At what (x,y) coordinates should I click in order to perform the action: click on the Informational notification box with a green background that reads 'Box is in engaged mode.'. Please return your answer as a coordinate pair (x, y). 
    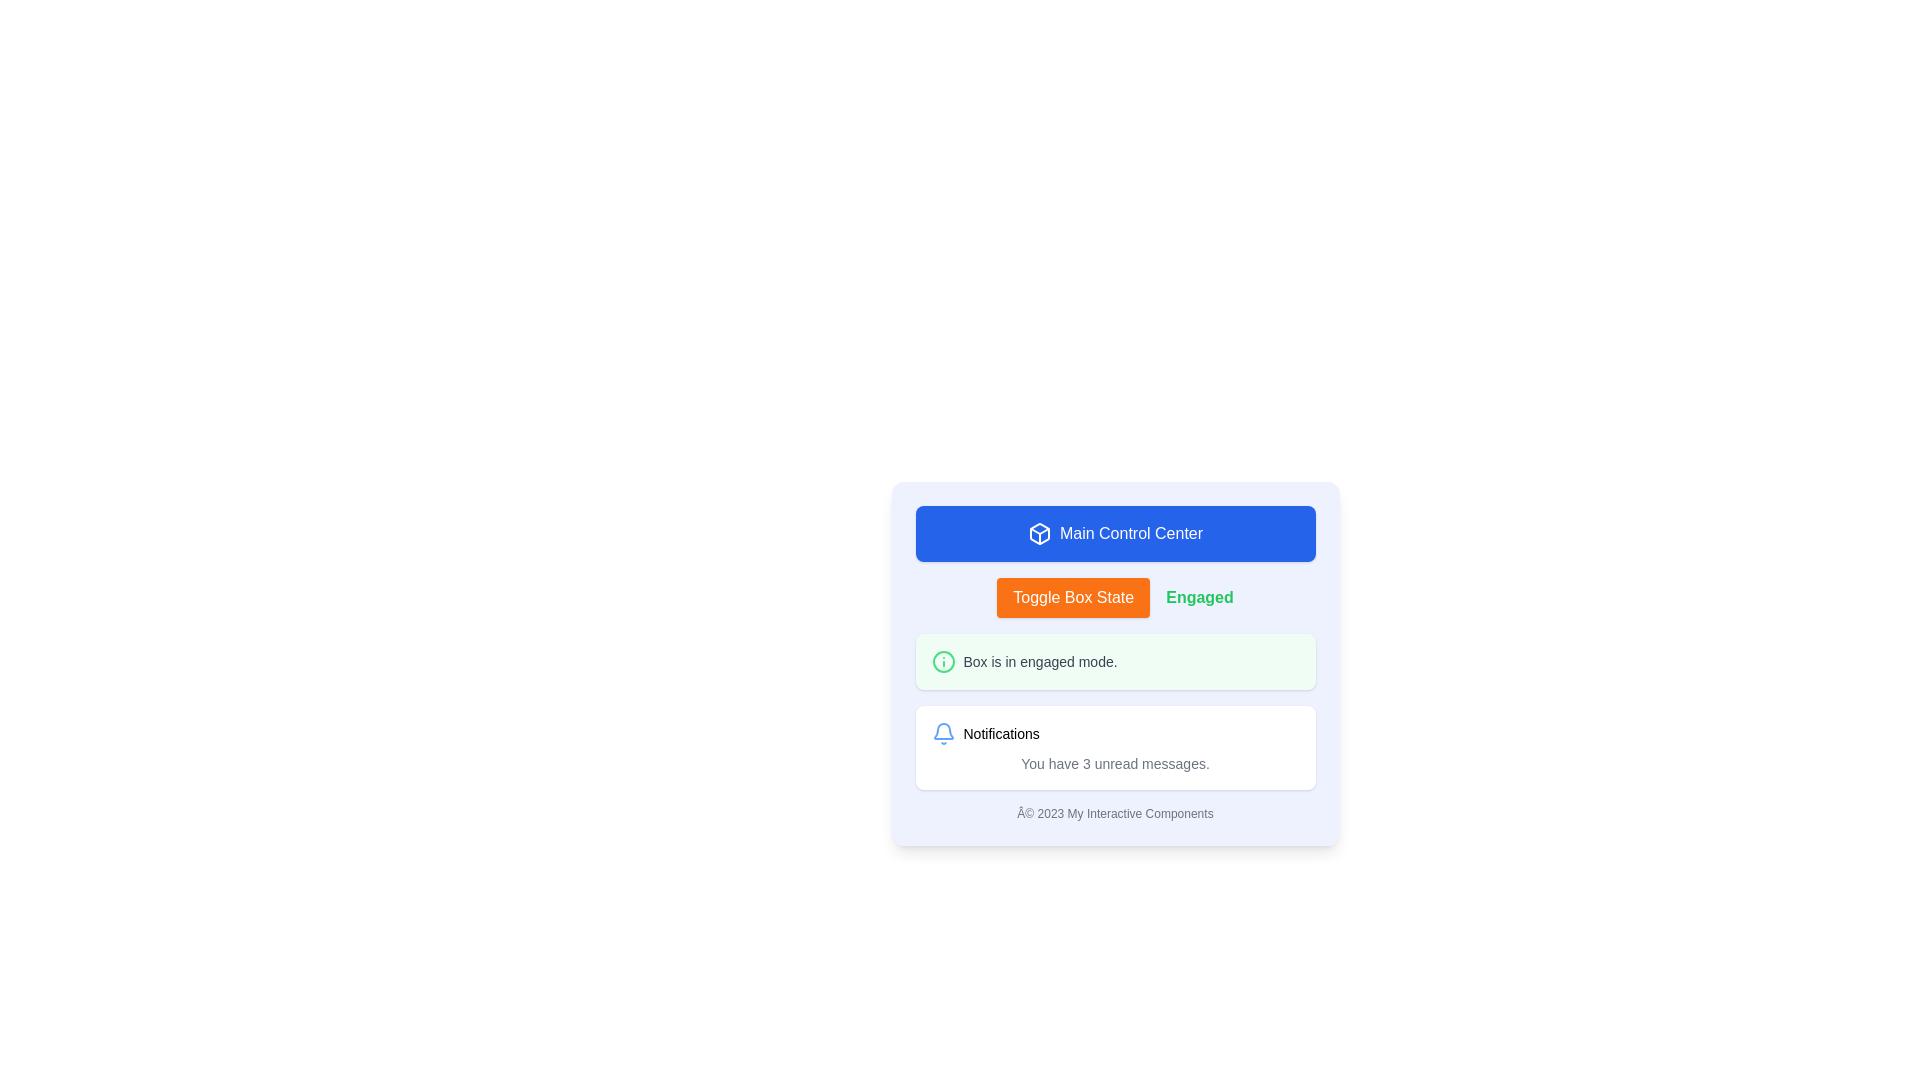
    Looking at the image, I should click on (1114, 662).